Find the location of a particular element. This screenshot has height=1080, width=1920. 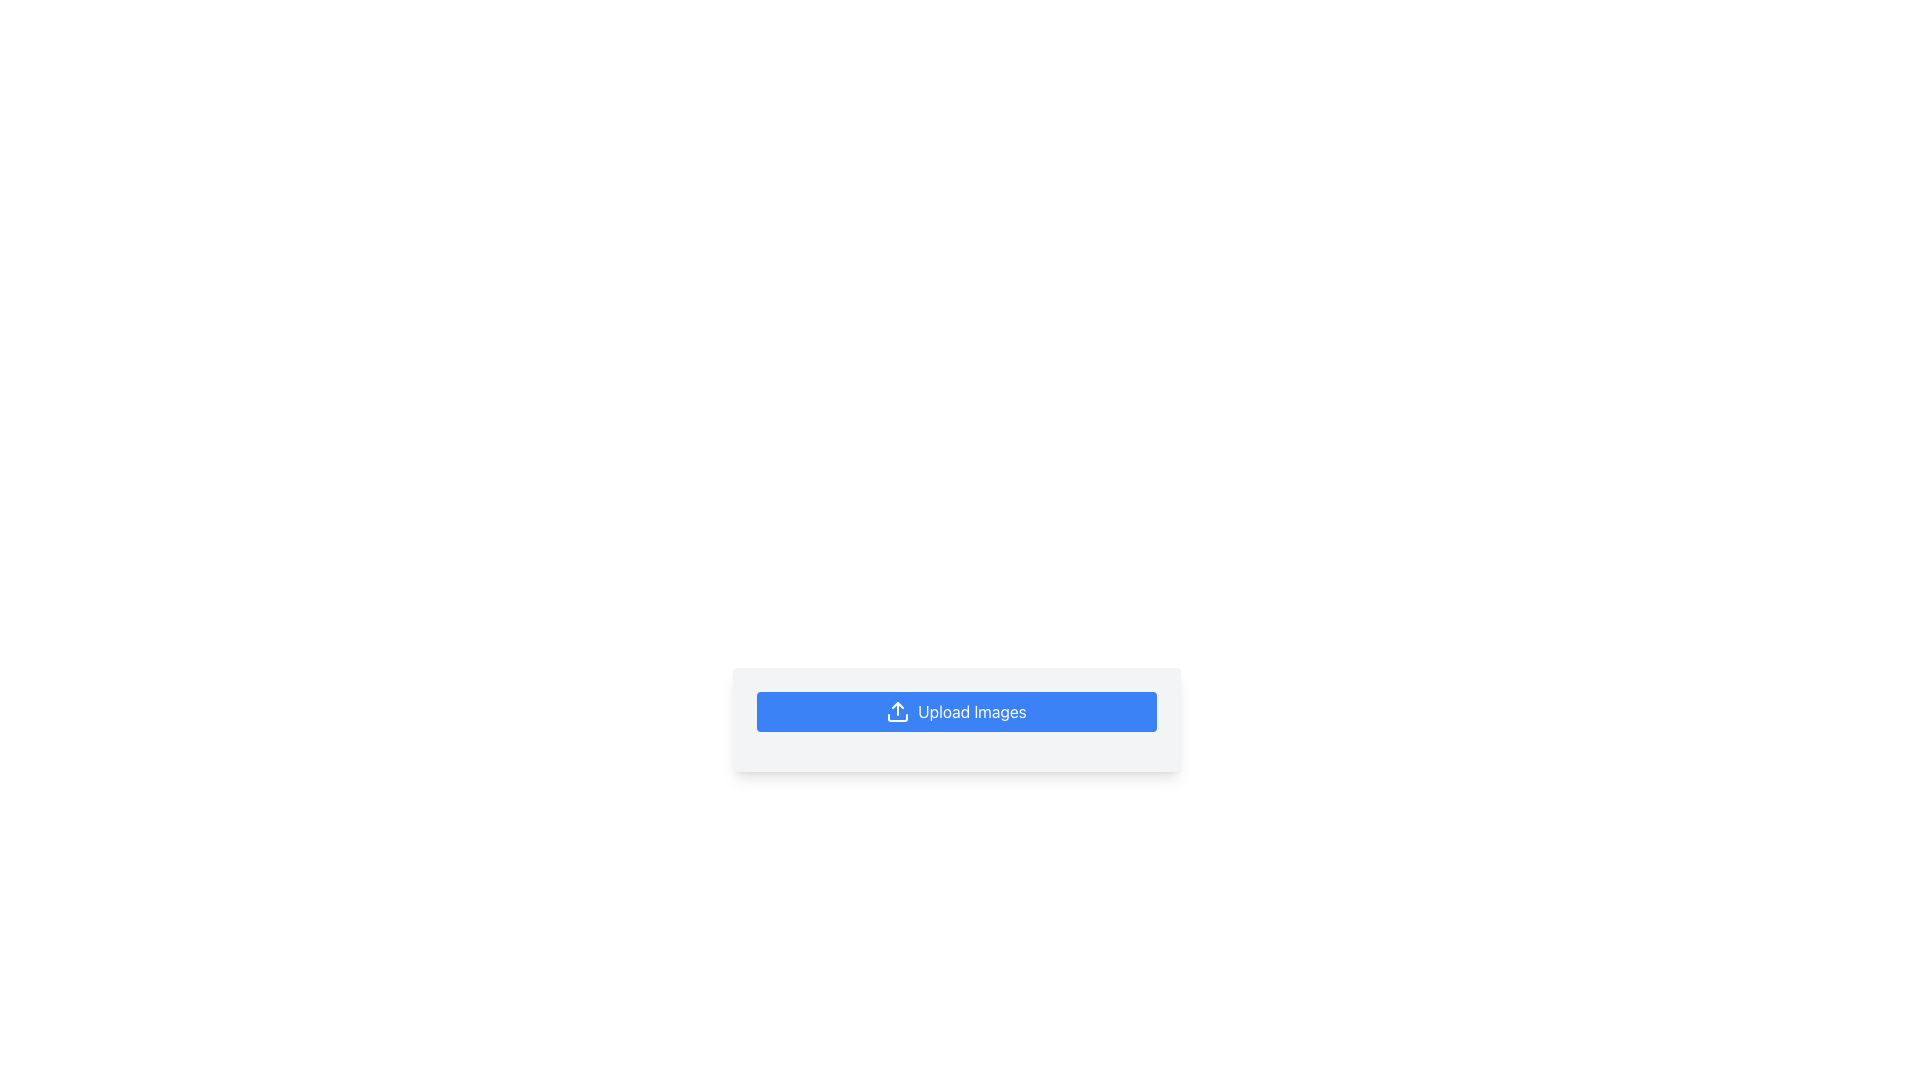

the upload icon located inside the blue button labeled 'Upload Images', which is positioned towards the left of the text and centered vertically in the button is located at coordinates (897, 711).